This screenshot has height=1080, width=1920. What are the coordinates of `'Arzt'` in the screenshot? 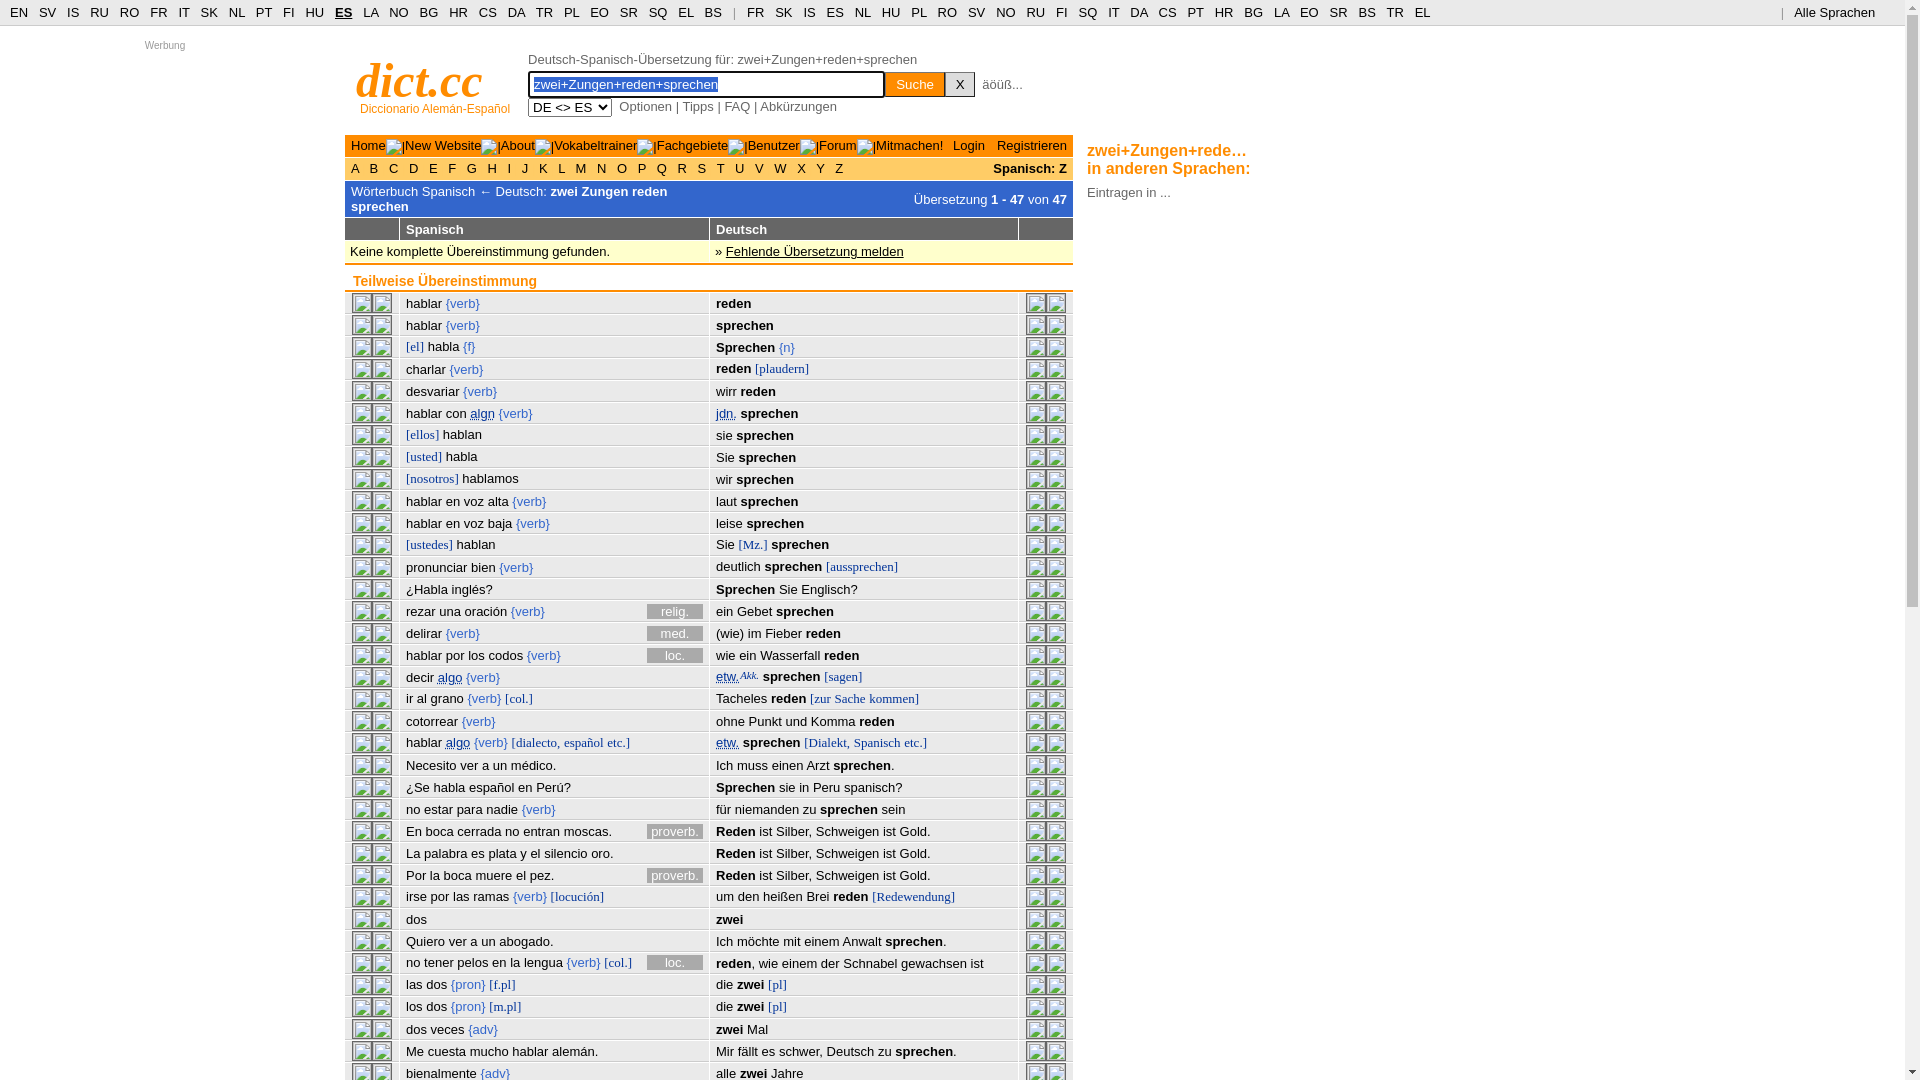 It's located at (817, 765).